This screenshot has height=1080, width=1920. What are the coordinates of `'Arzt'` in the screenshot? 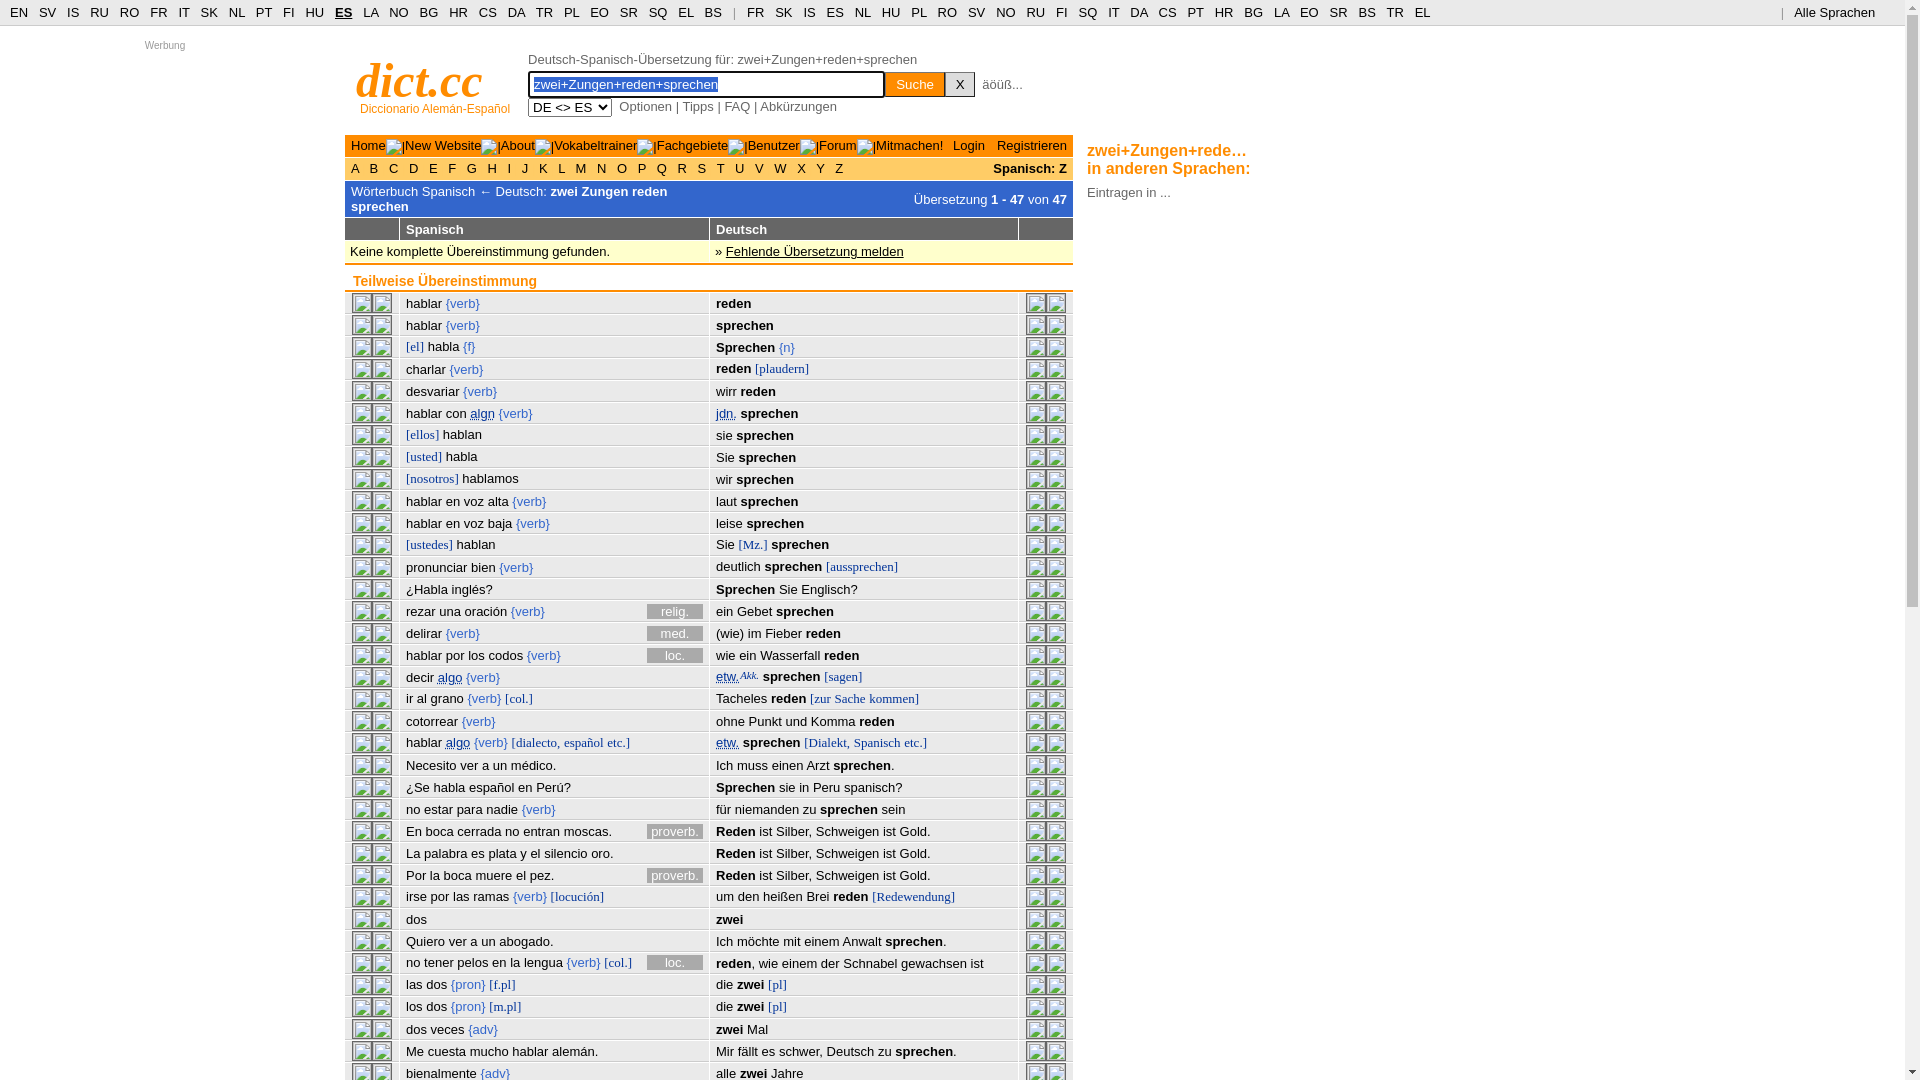 It's located at (817, 765).